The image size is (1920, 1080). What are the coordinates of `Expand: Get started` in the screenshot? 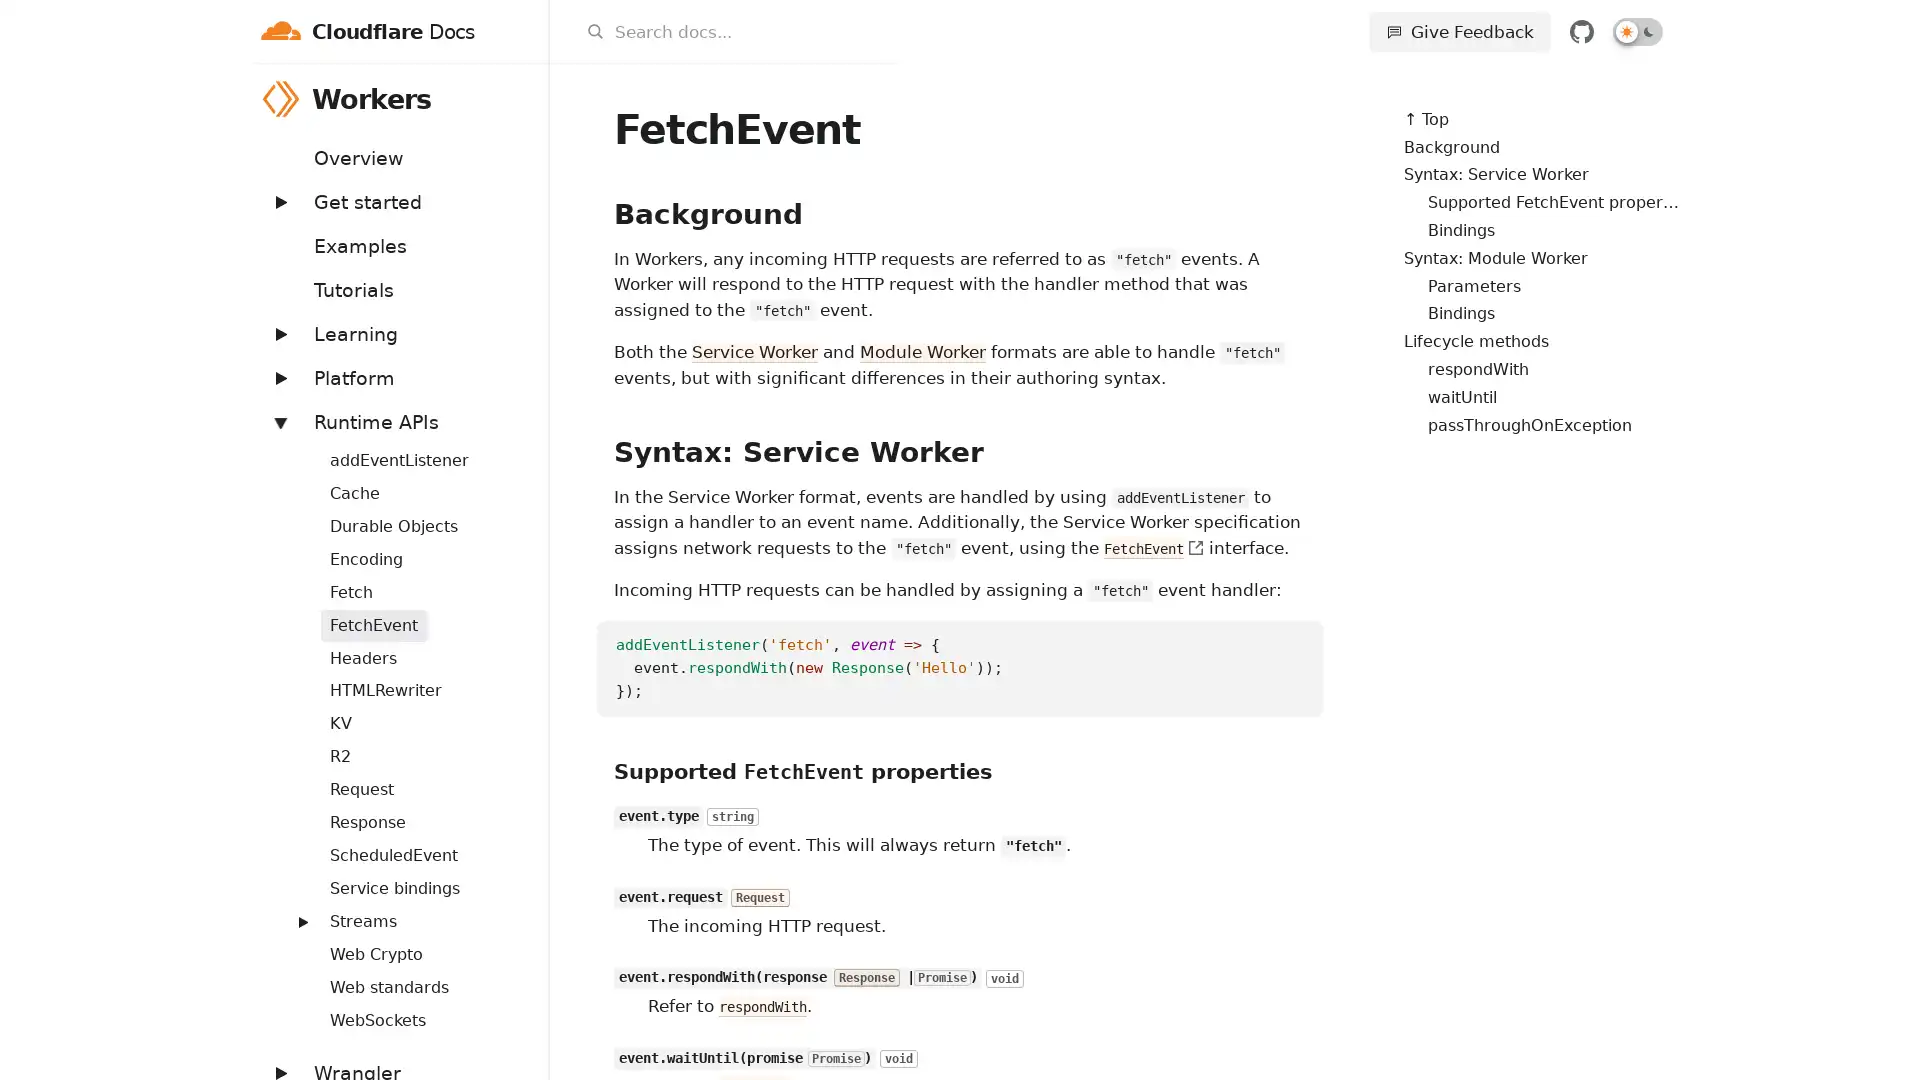 It's located at (278, 201).